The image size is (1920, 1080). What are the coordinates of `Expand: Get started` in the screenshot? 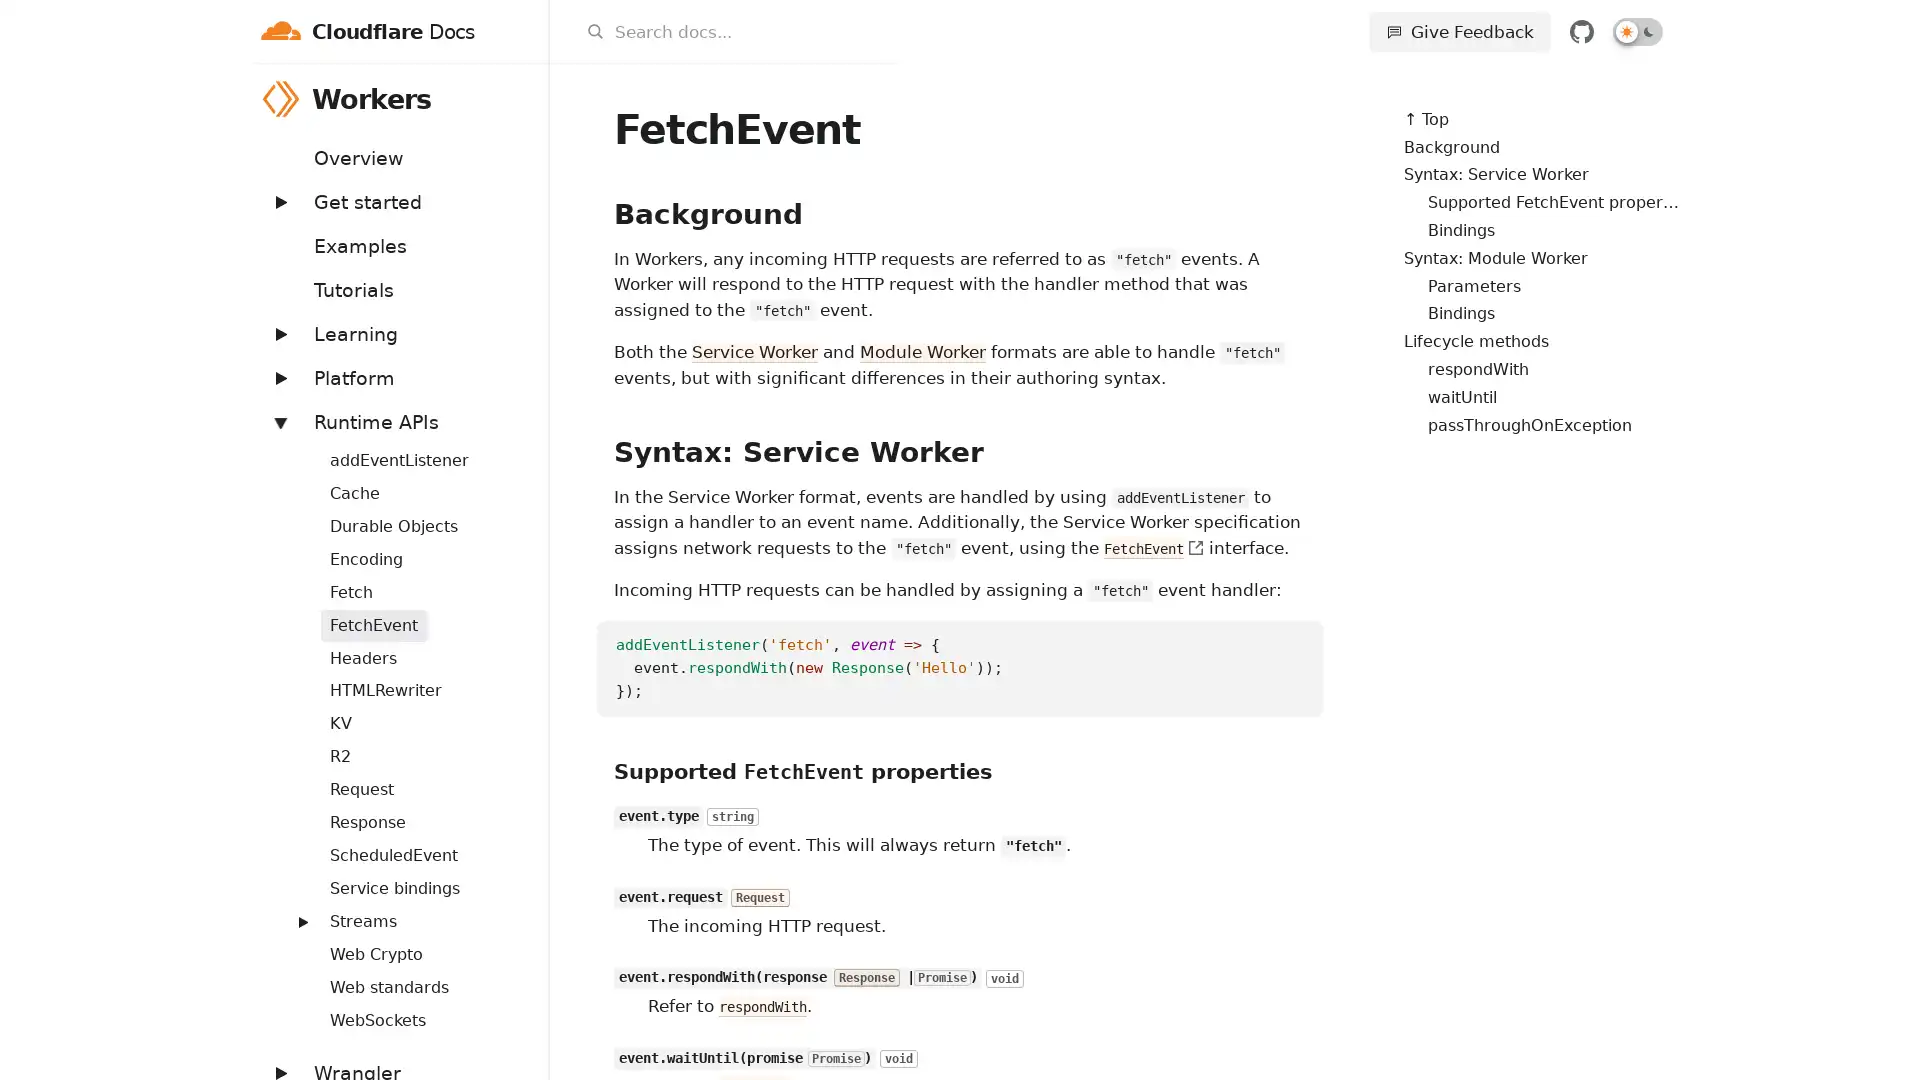 It's located at (278, 201).